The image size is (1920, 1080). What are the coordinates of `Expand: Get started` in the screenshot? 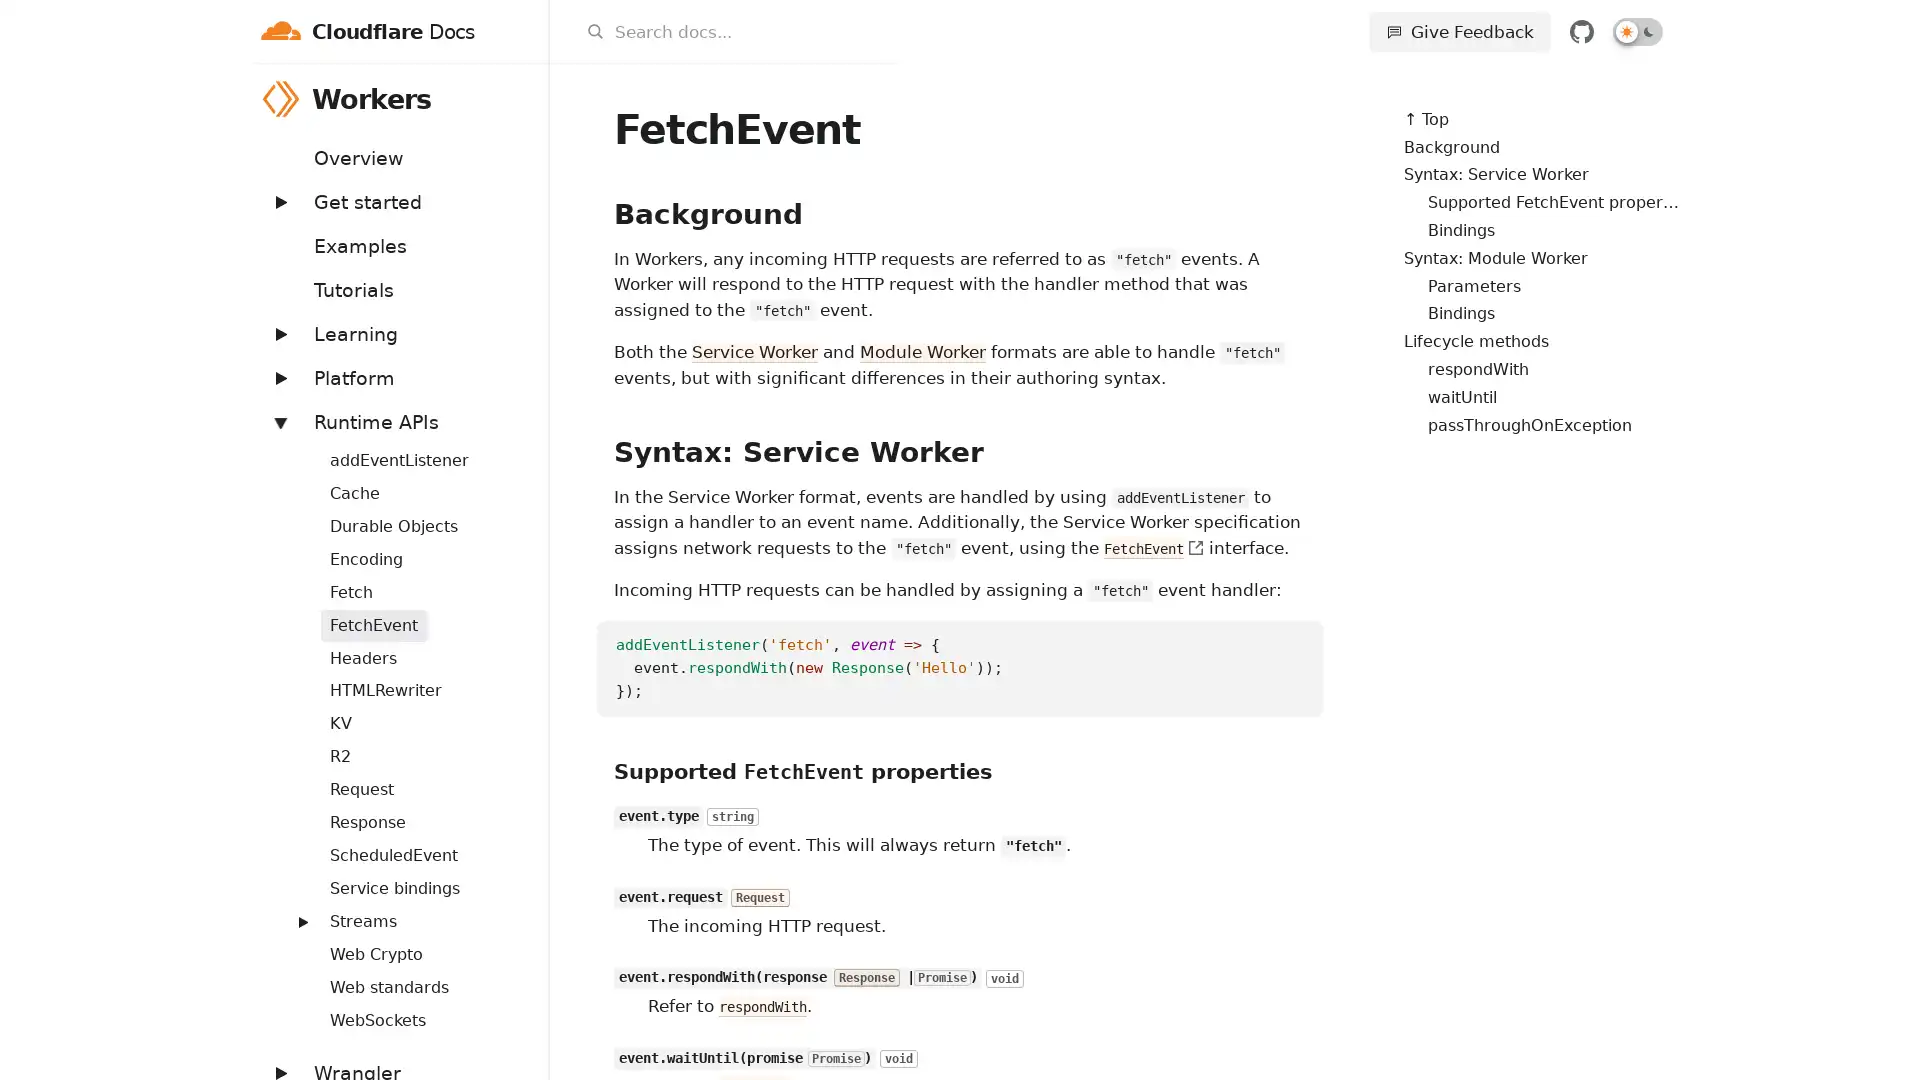 It's located at (278, 201).